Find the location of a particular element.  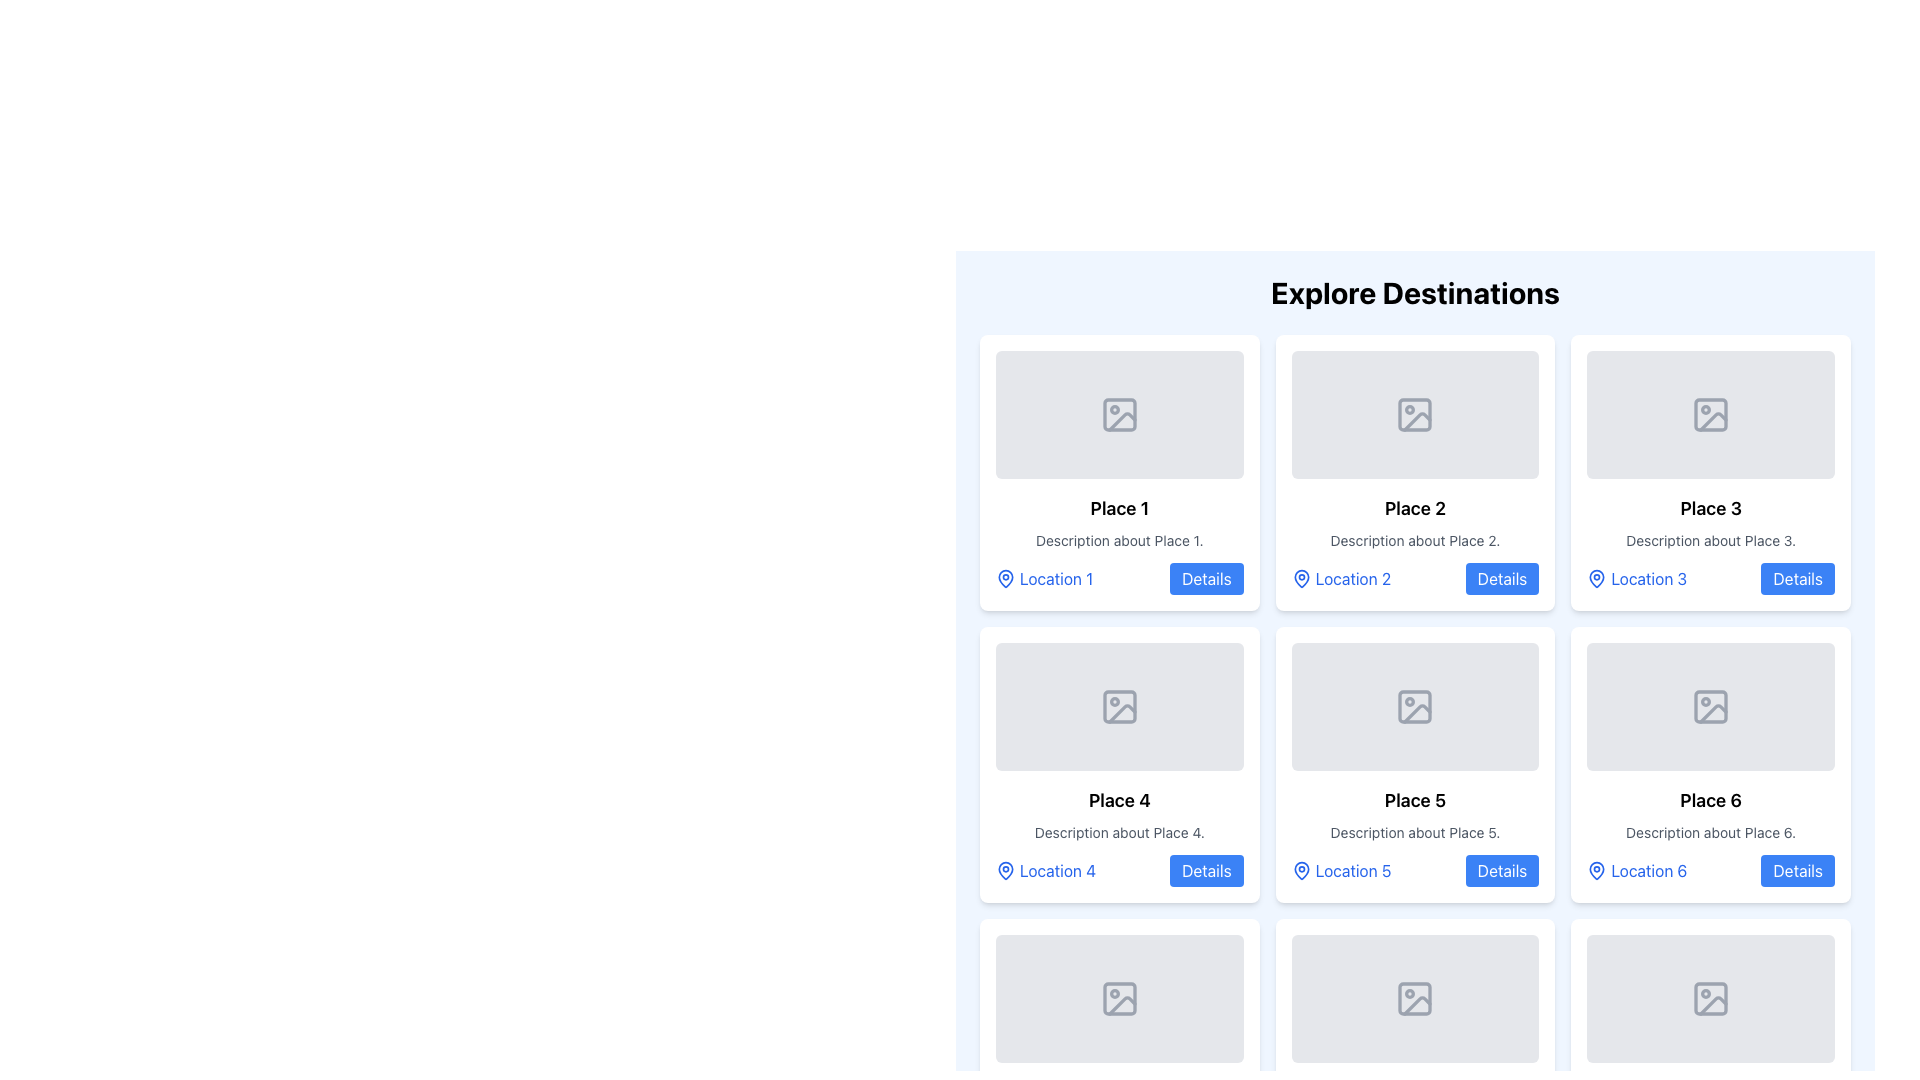

the SVG-based map pin icon located in the third card of a three-column grid layout, positioned to the left of the text labeled 'Location 3.' is located at coordinates (1596, 578).